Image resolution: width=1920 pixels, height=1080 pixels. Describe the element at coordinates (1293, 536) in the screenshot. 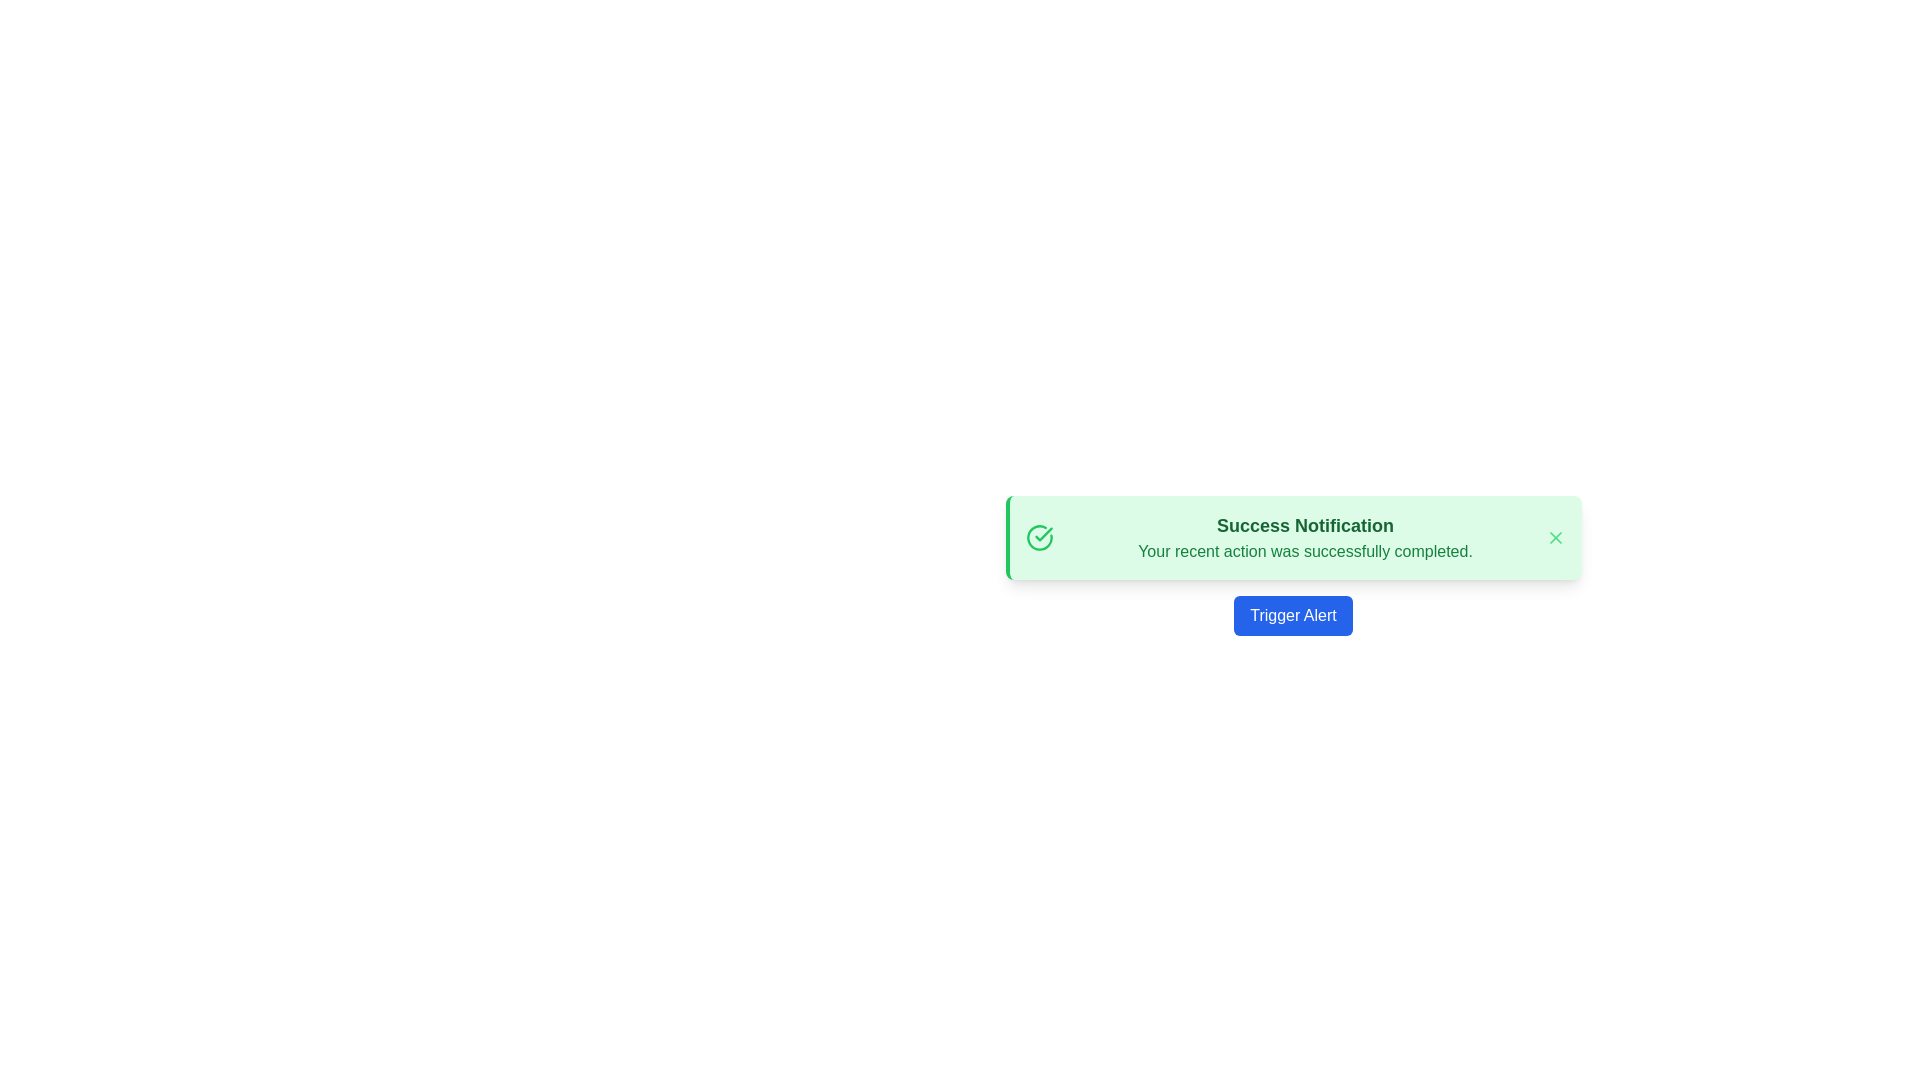

I see `the Notification box, which provides feedback and confirmation of successful actions, for additional interaction` at that location.